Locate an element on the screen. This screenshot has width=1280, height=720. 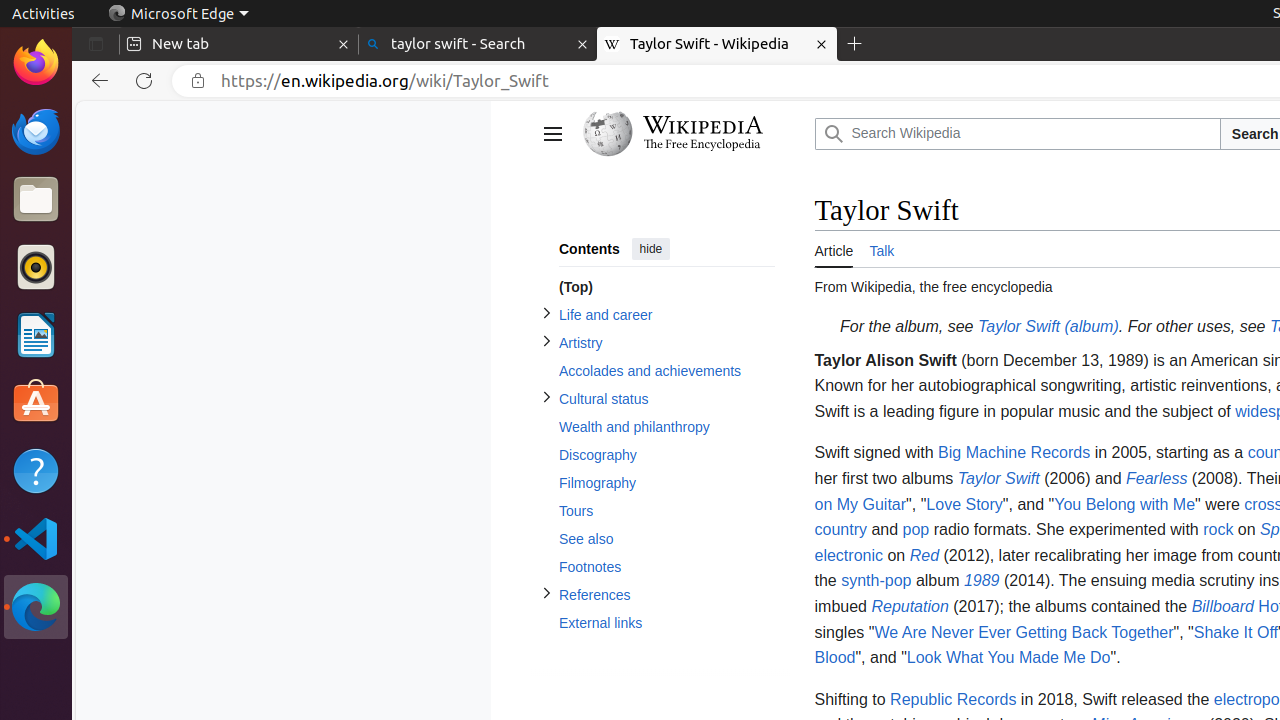
'taylor swift - Search' is located at coordinates (476, 44).